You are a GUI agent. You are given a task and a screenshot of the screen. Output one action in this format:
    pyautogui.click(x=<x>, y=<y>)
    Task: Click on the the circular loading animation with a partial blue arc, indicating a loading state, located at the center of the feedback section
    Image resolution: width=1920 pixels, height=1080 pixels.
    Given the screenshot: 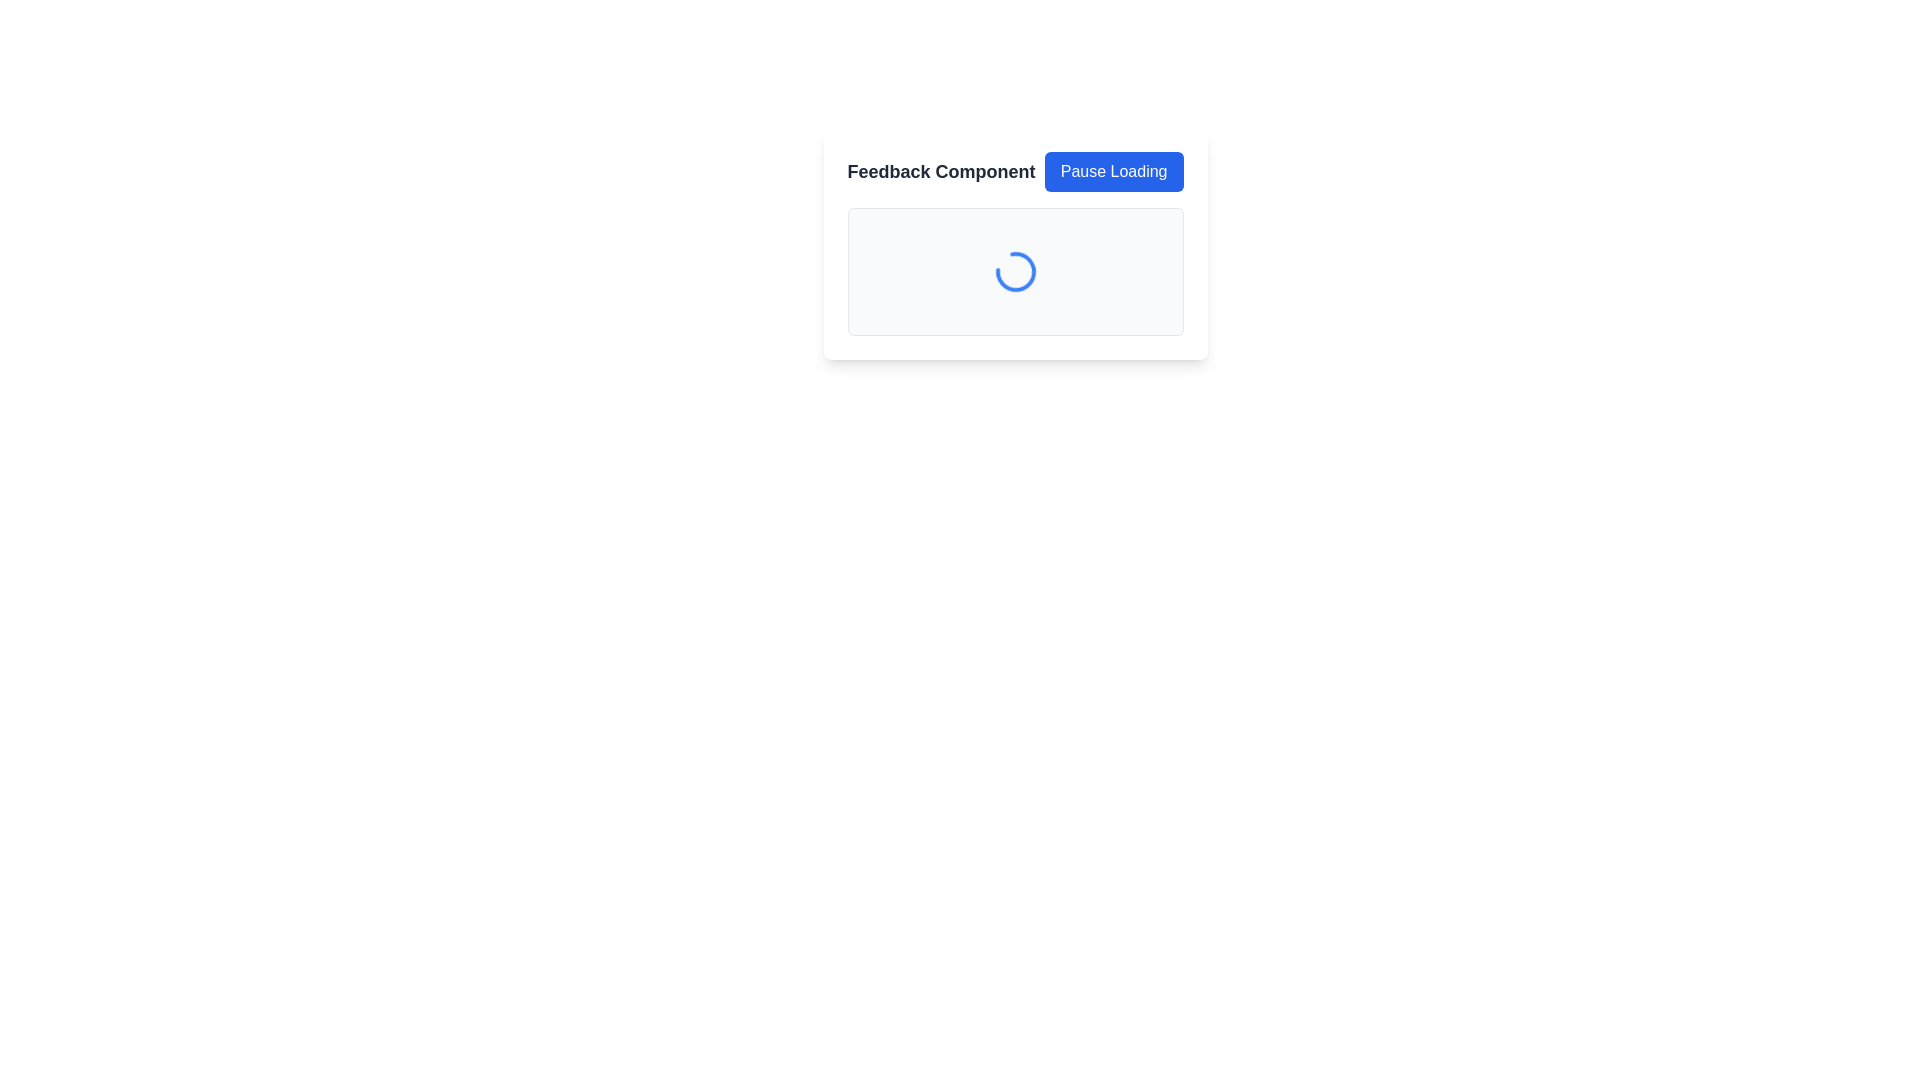 What is the action you would take?
    pyautogui.click(x=1015, y=272)
    